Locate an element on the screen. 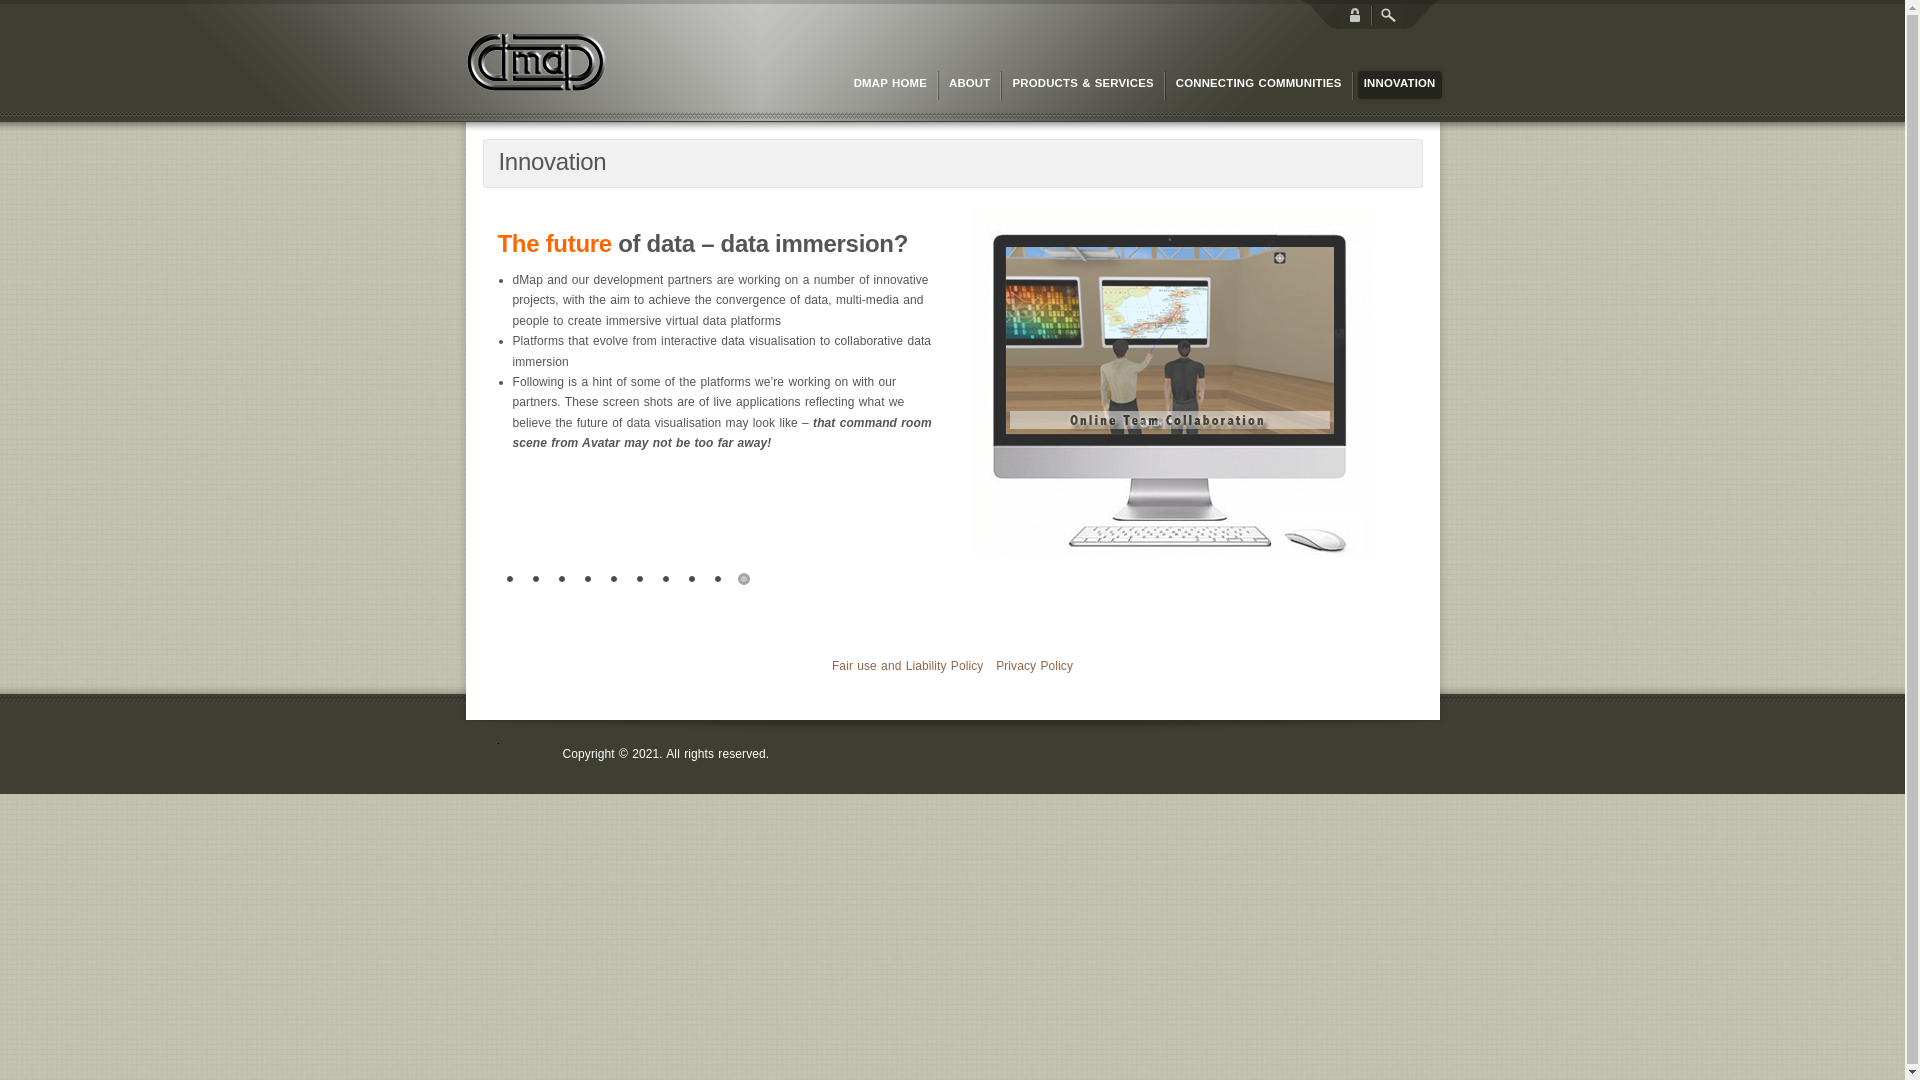  '#' is located at coordinates (638, 579).